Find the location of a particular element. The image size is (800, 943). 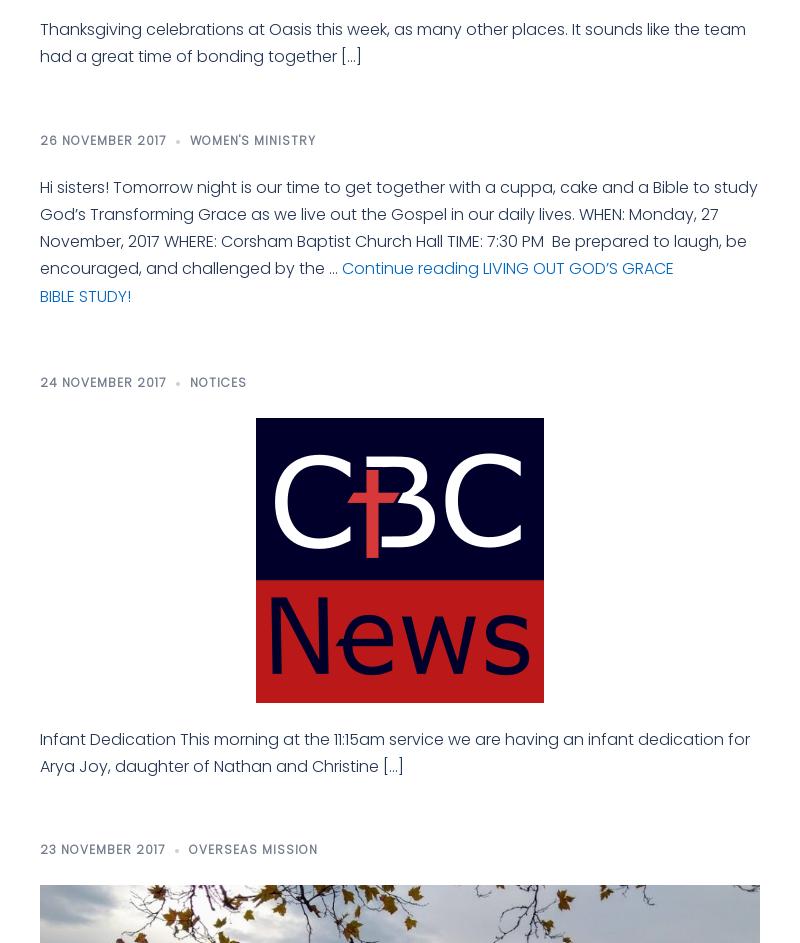

'1' is located at coordinates (70, 294).